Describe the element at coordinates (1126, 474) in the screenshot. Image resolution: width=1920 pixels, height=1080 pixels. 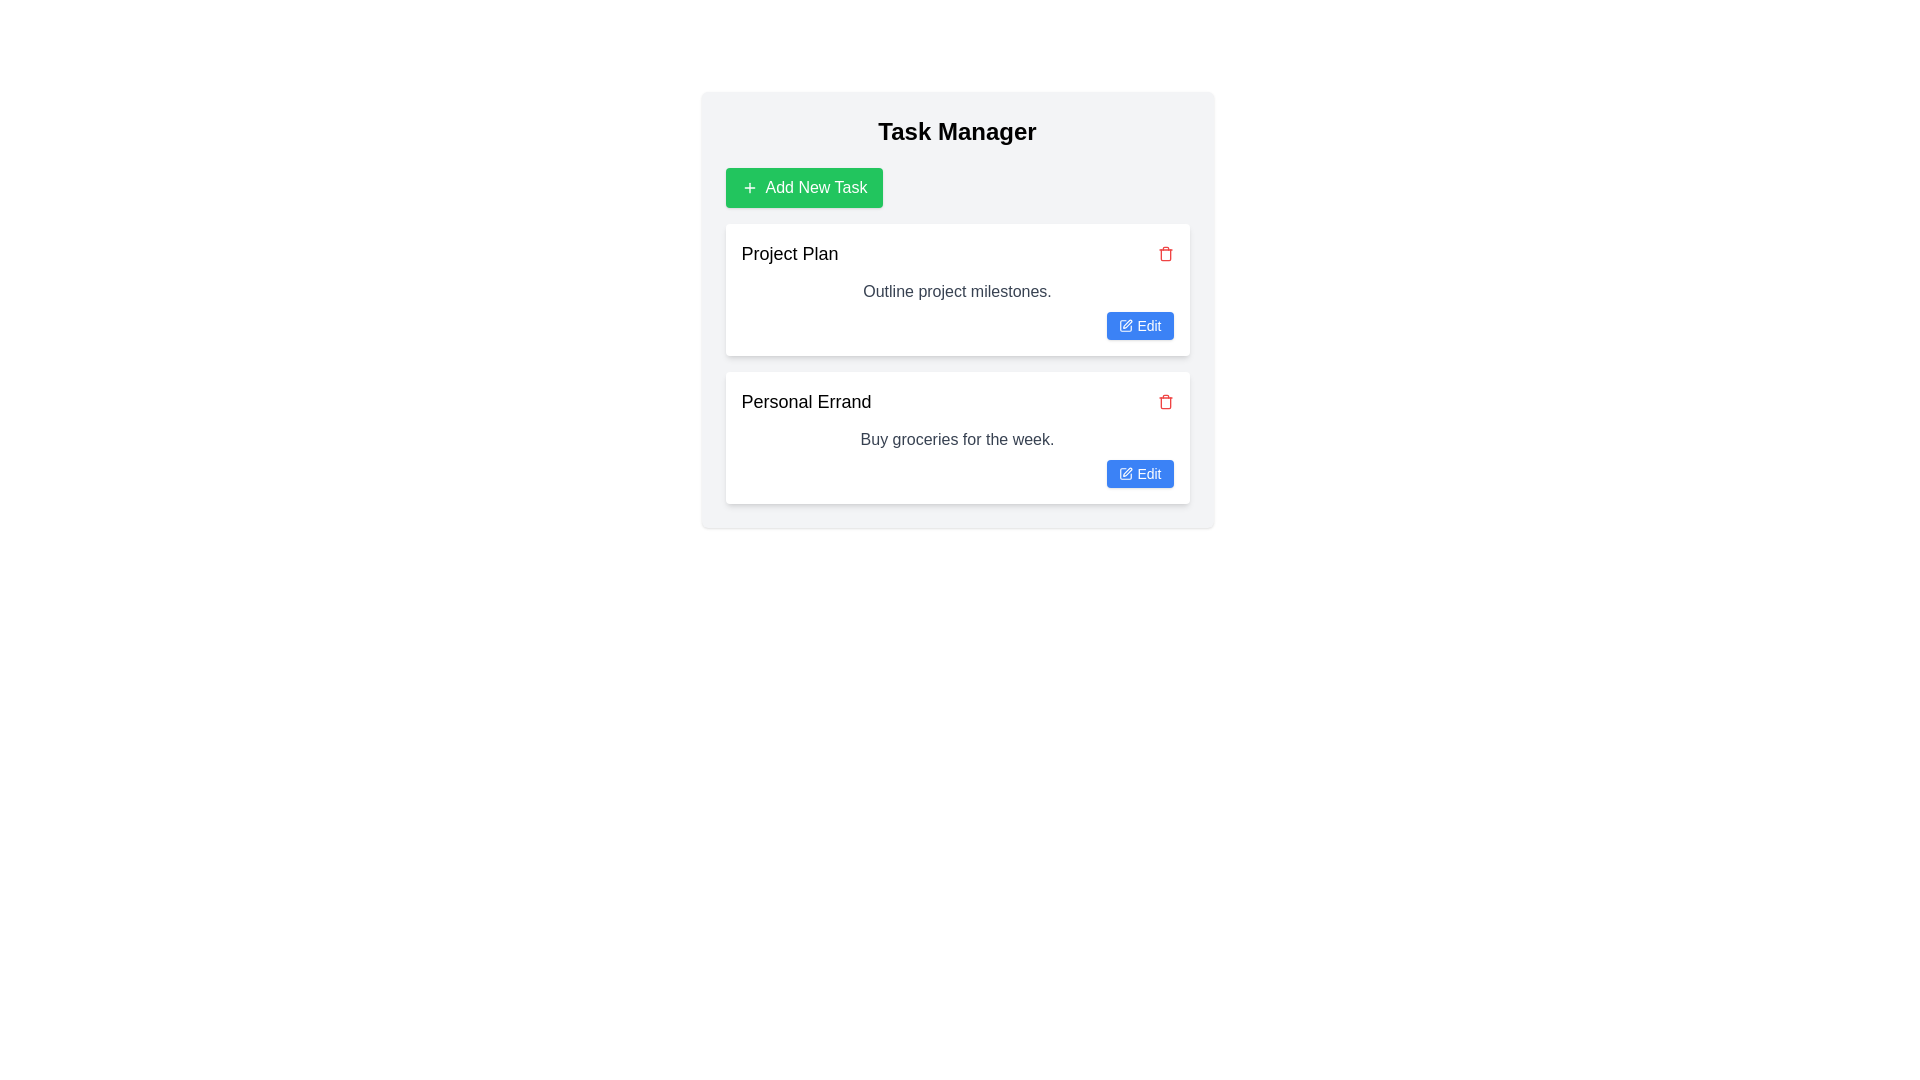
I see `the small blue icon featuring a pen symbol located in the 'Edit' button, which is situated to the right of the 'Personal Errand' task card` at that location.